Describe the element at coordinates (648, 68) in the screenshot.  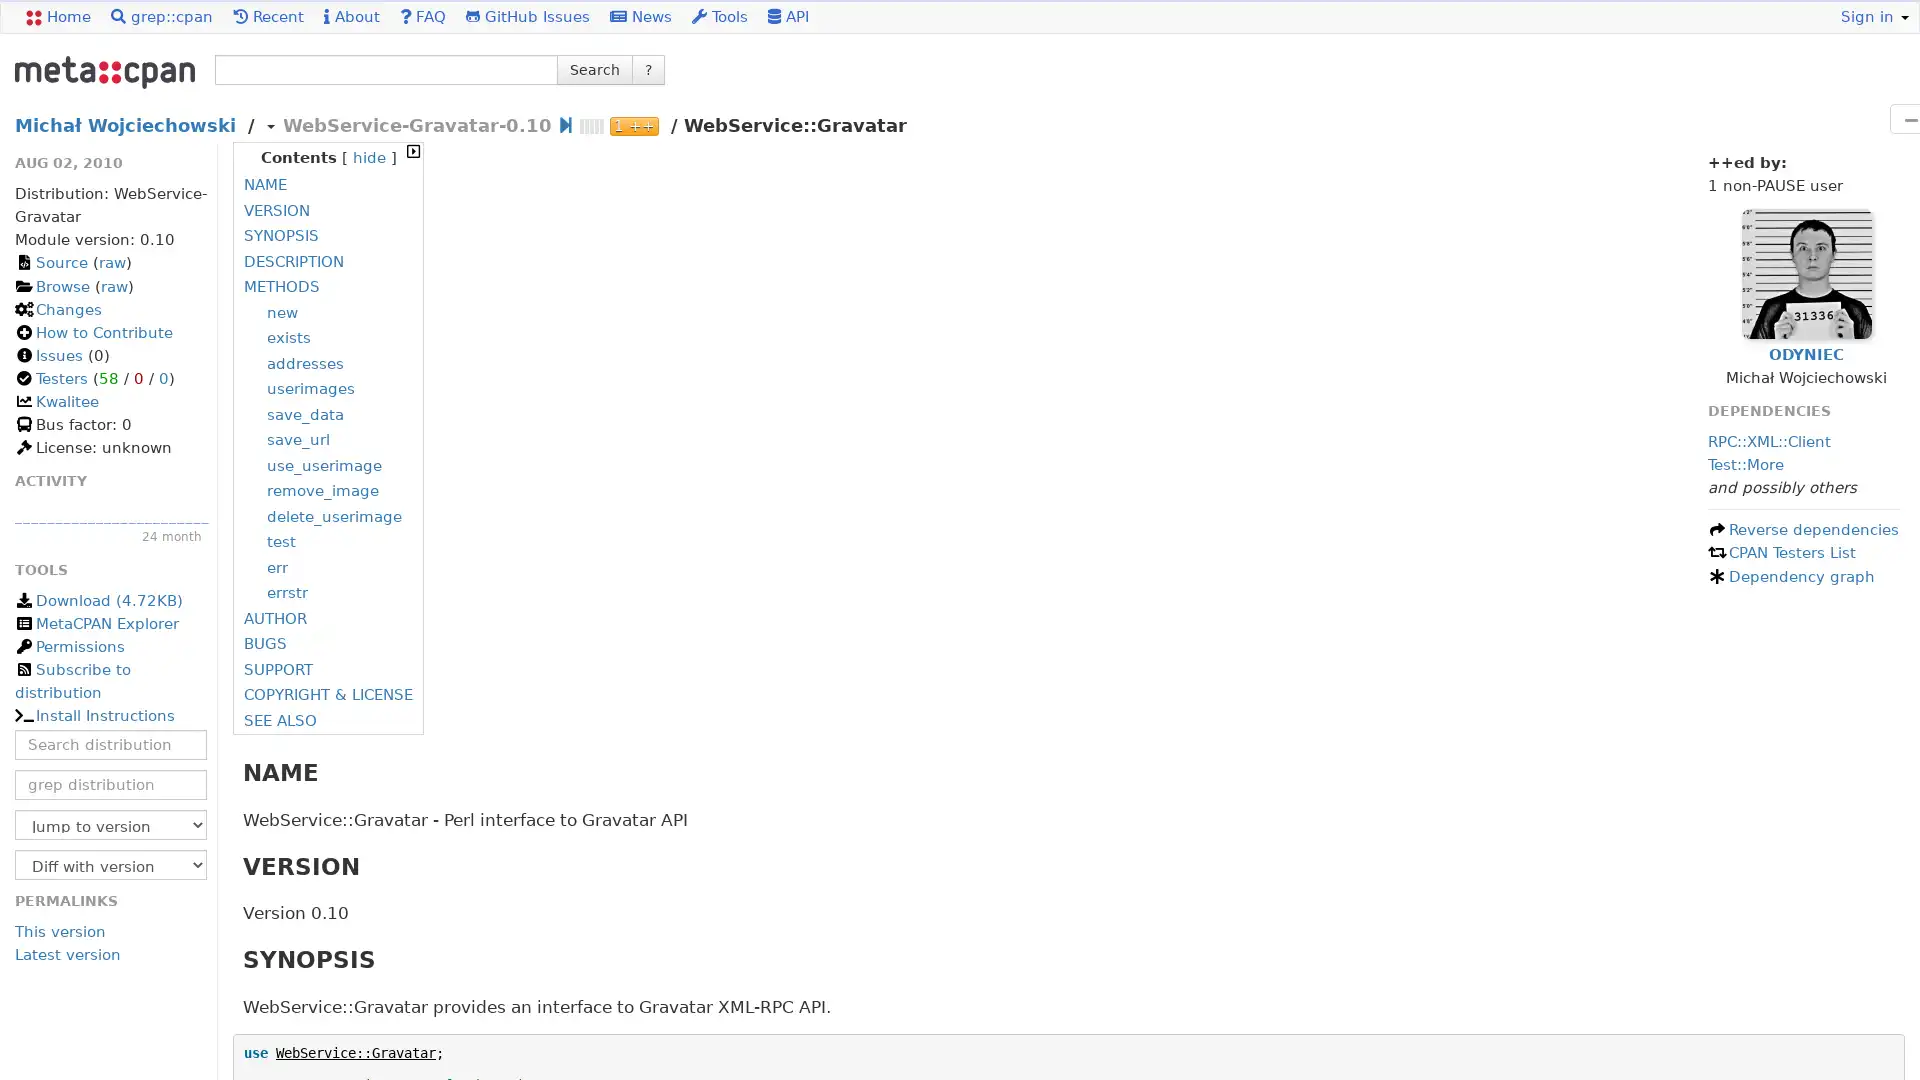
I see `?` at that location.